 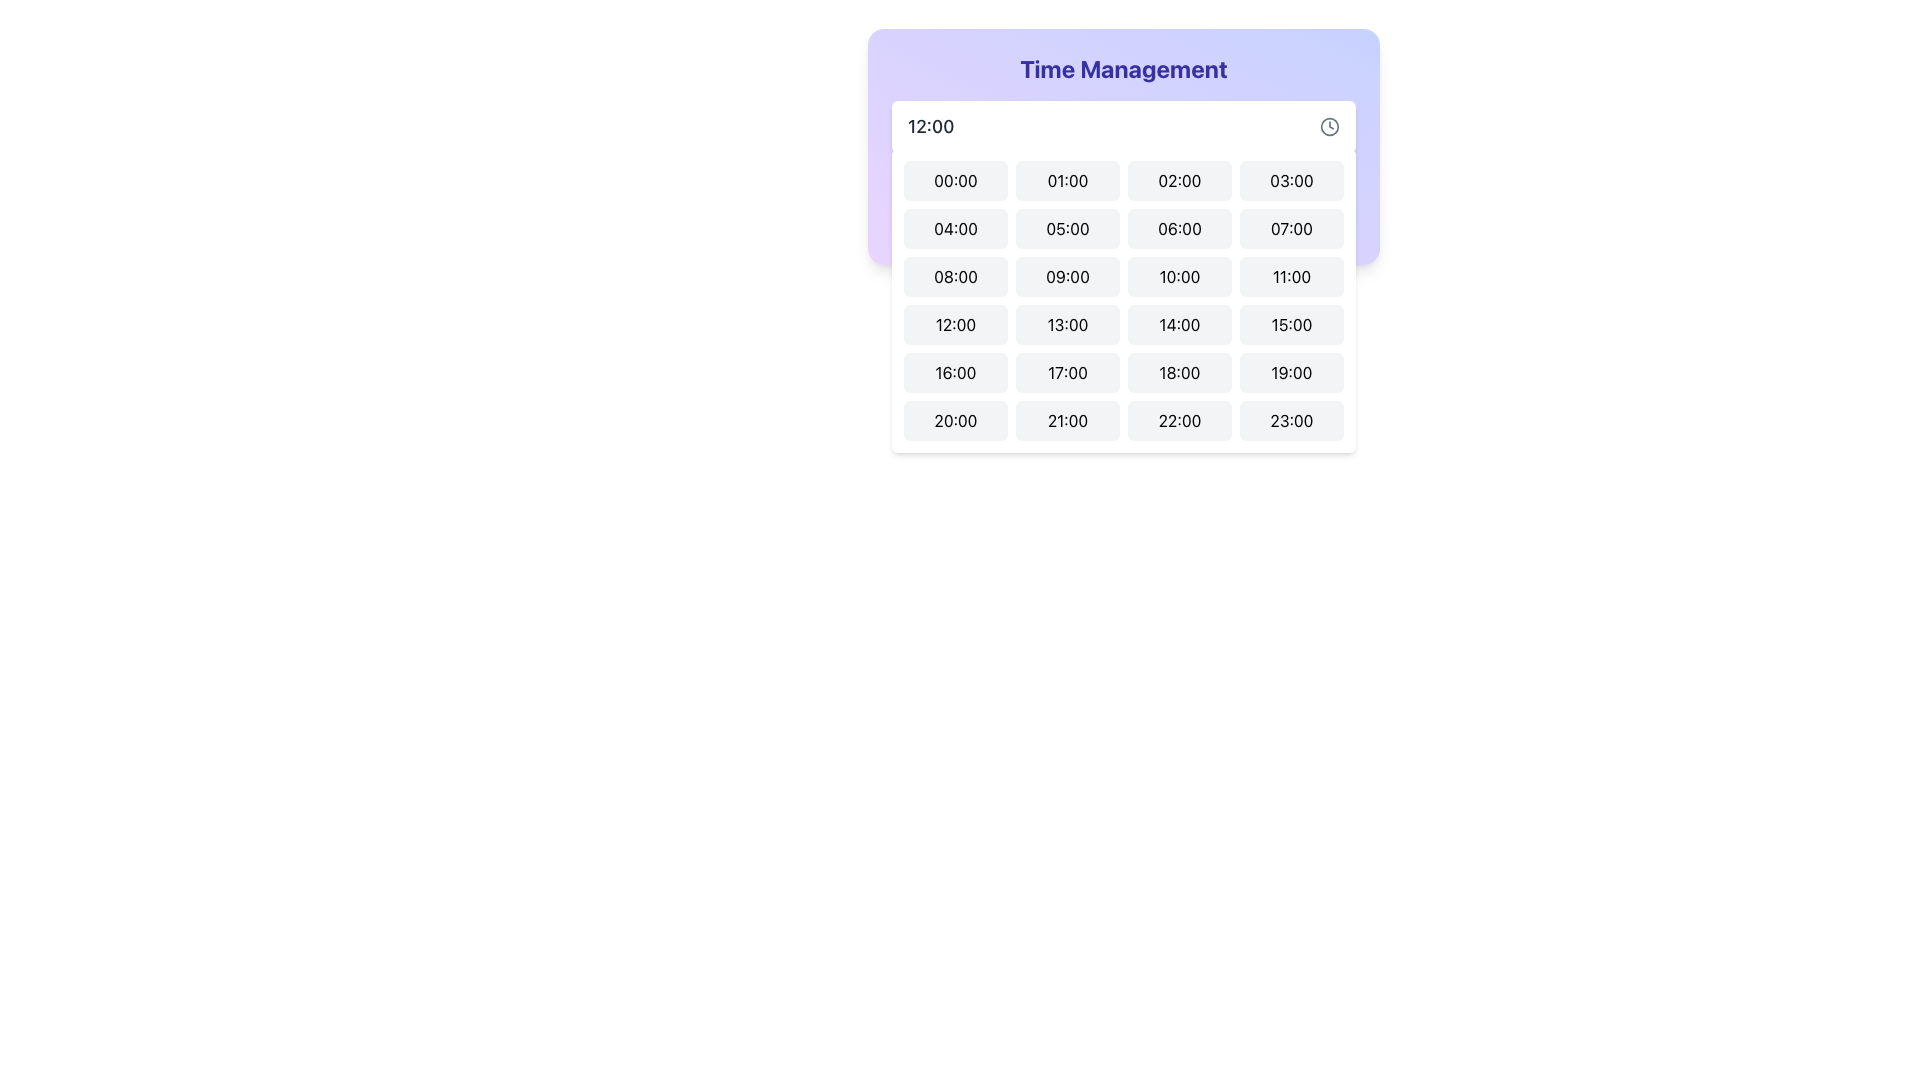 What do you see at coordinates (1067, 181) in the screenshot?
I see `the button displaying the time value '01:00'` at bounding box center [1067, 181].